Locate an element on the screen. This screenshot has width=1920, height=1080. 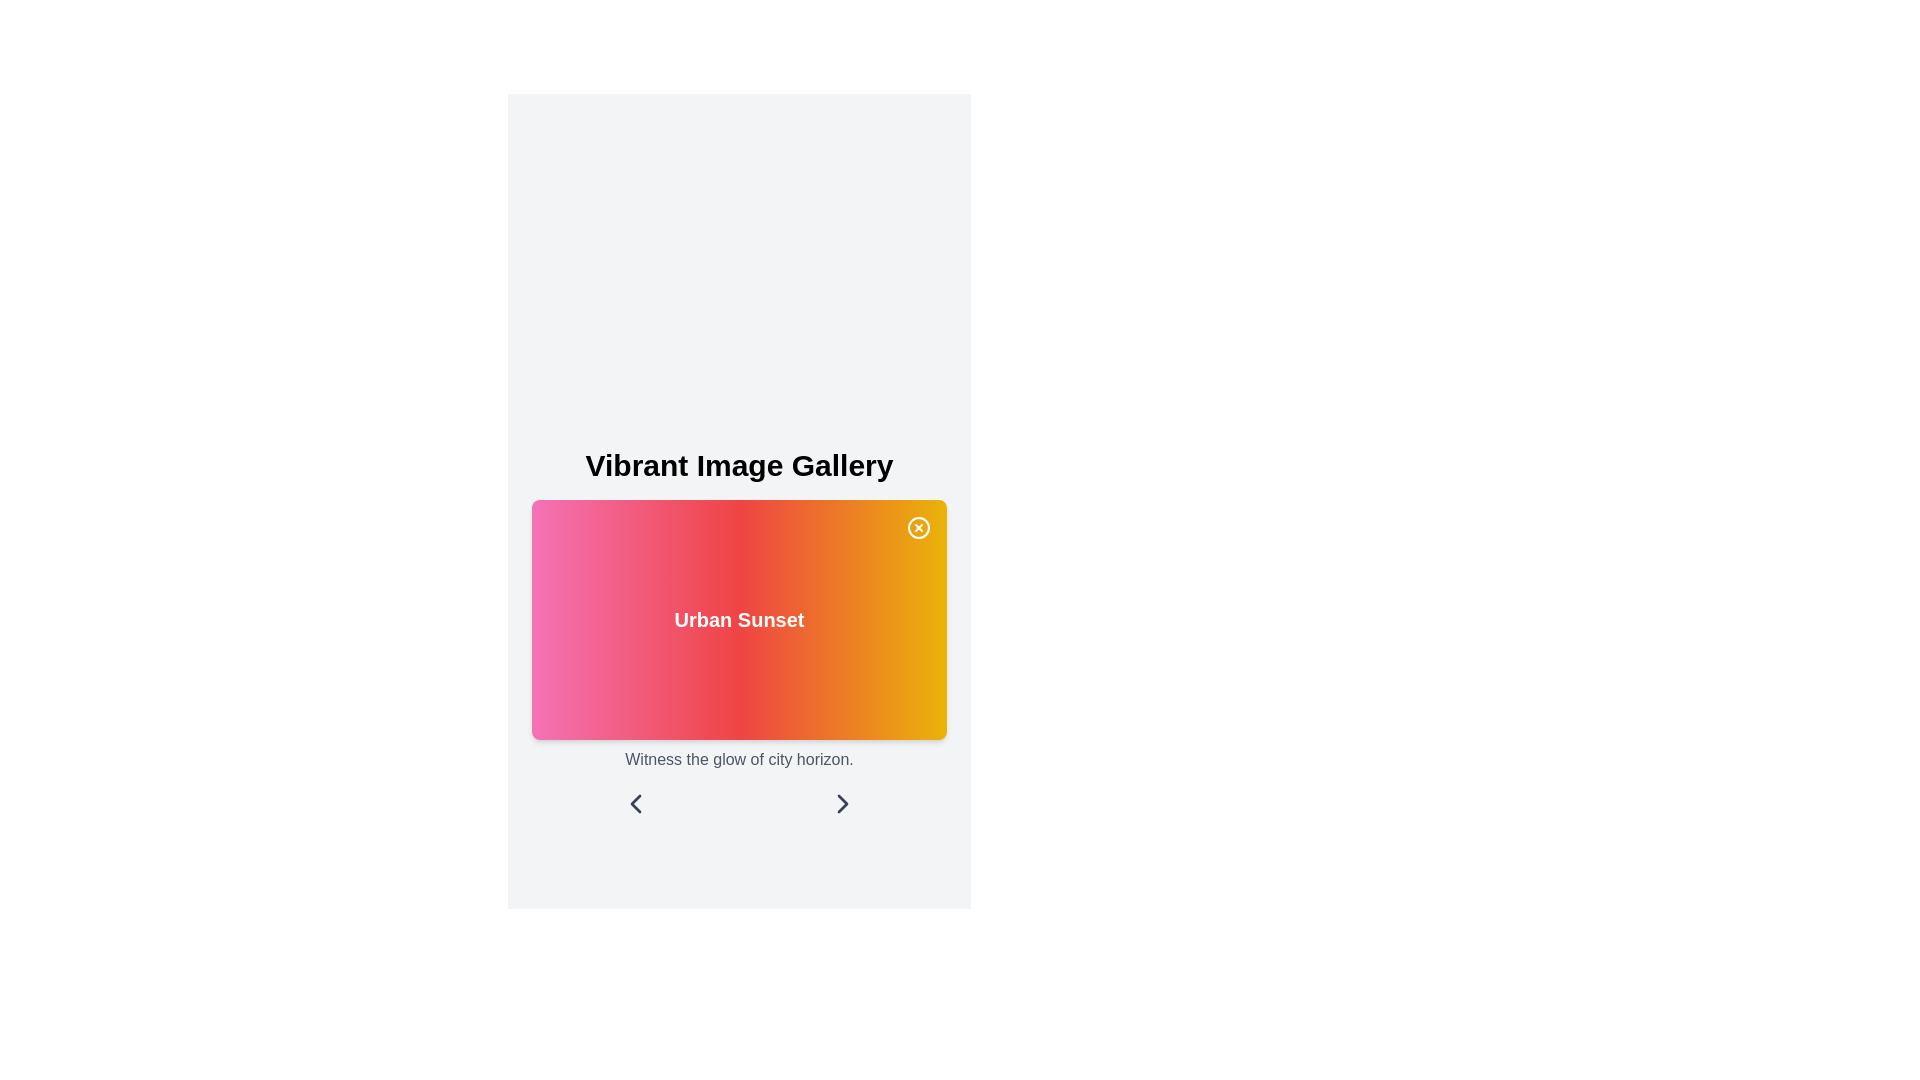
the right-pointing chevron icon for navigation located in the bottom-right corner beneath the 'Urban Sunset' gradient card is located at coordinates (843, 802).